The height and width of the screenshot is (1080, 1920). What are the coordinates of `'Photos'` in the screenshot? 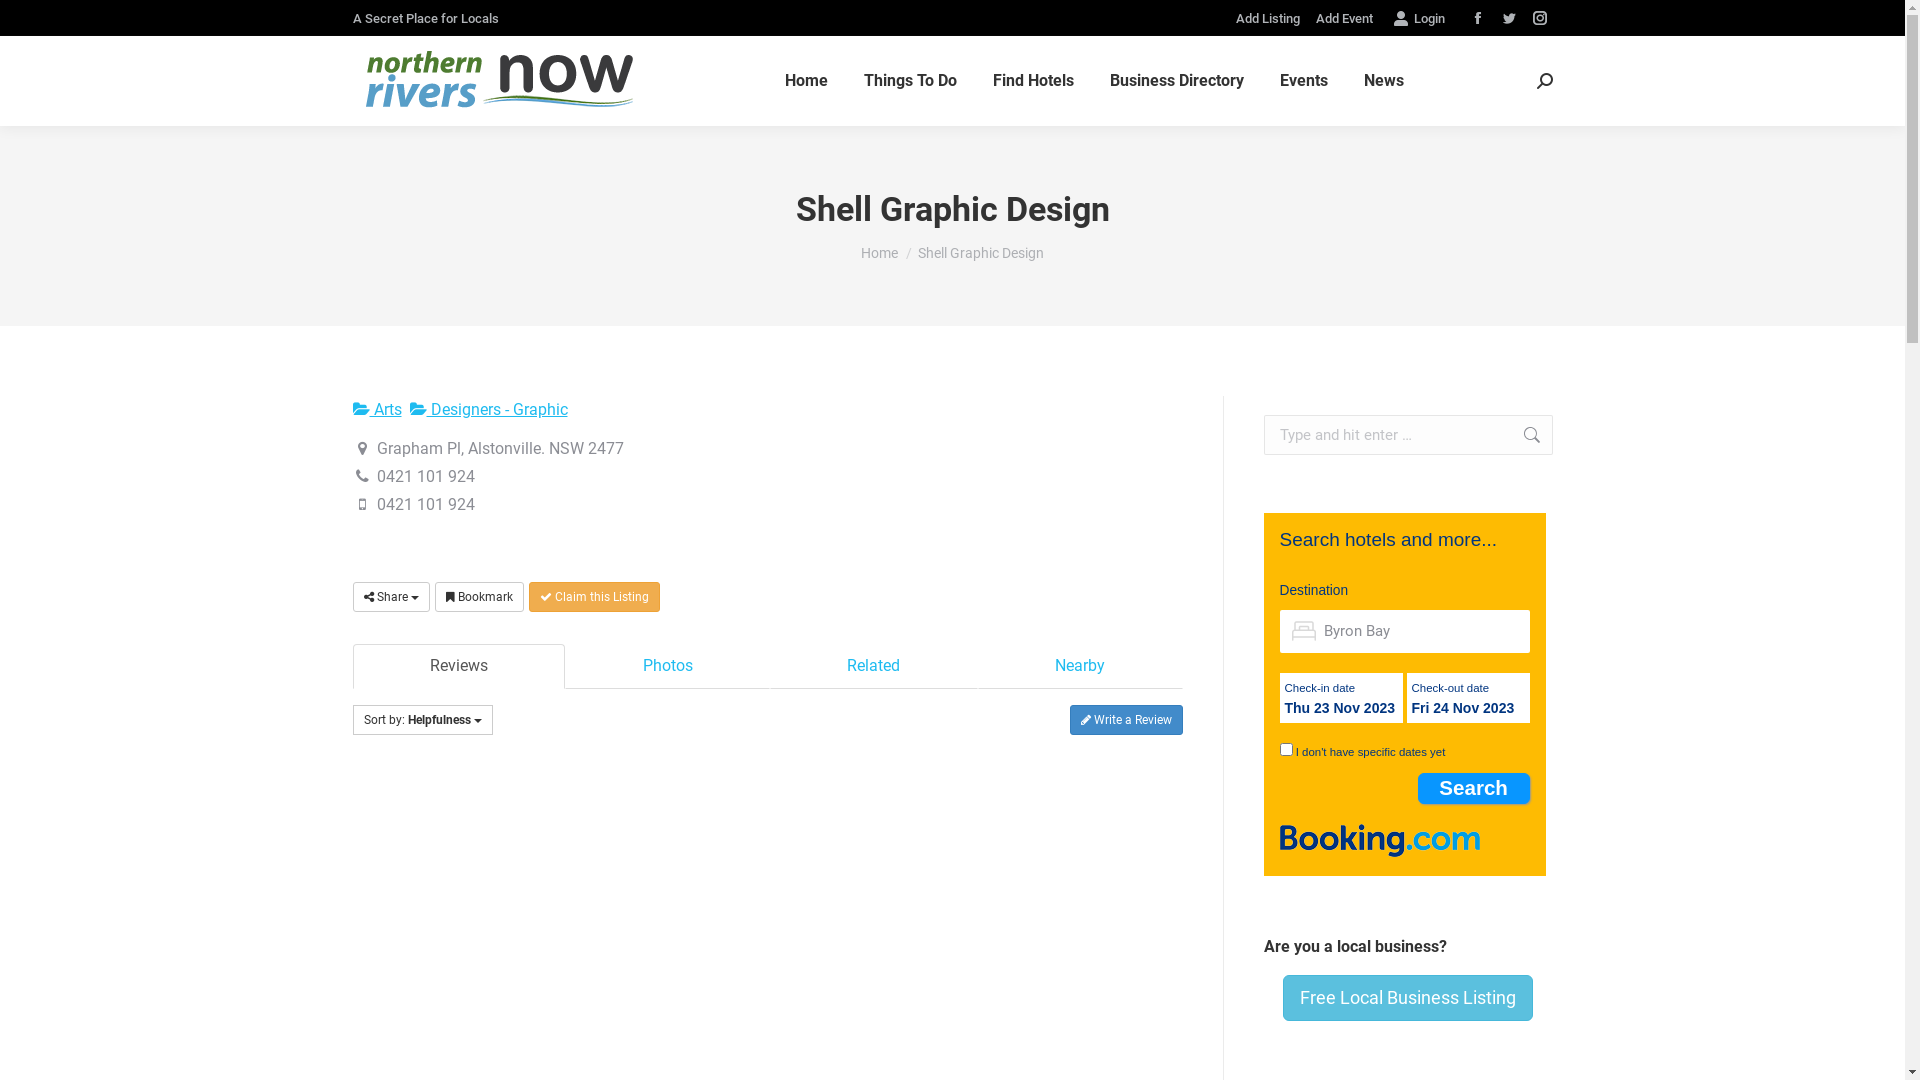 It's located at (667, 666).